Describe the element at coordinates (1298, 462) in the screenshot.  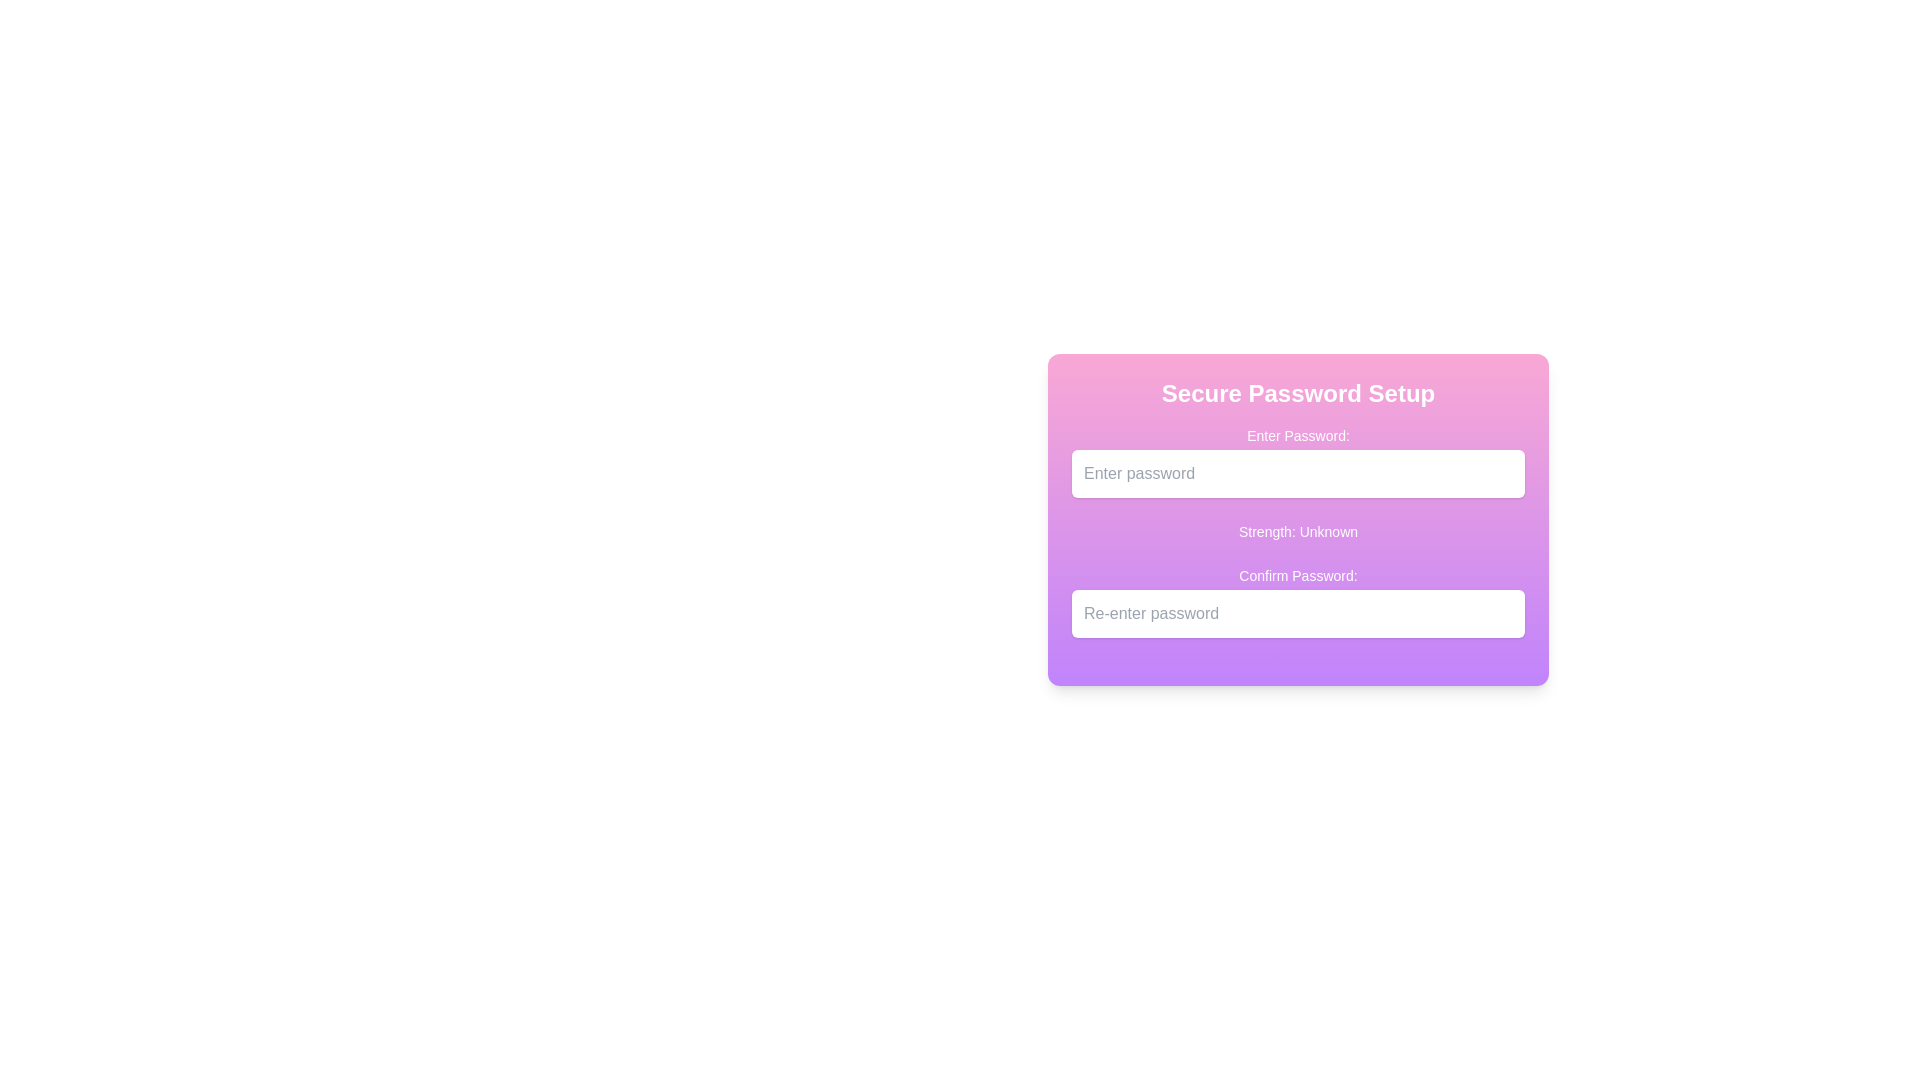
I see `the password input field labeled 'Enter Password:' to focus on it` at that location.